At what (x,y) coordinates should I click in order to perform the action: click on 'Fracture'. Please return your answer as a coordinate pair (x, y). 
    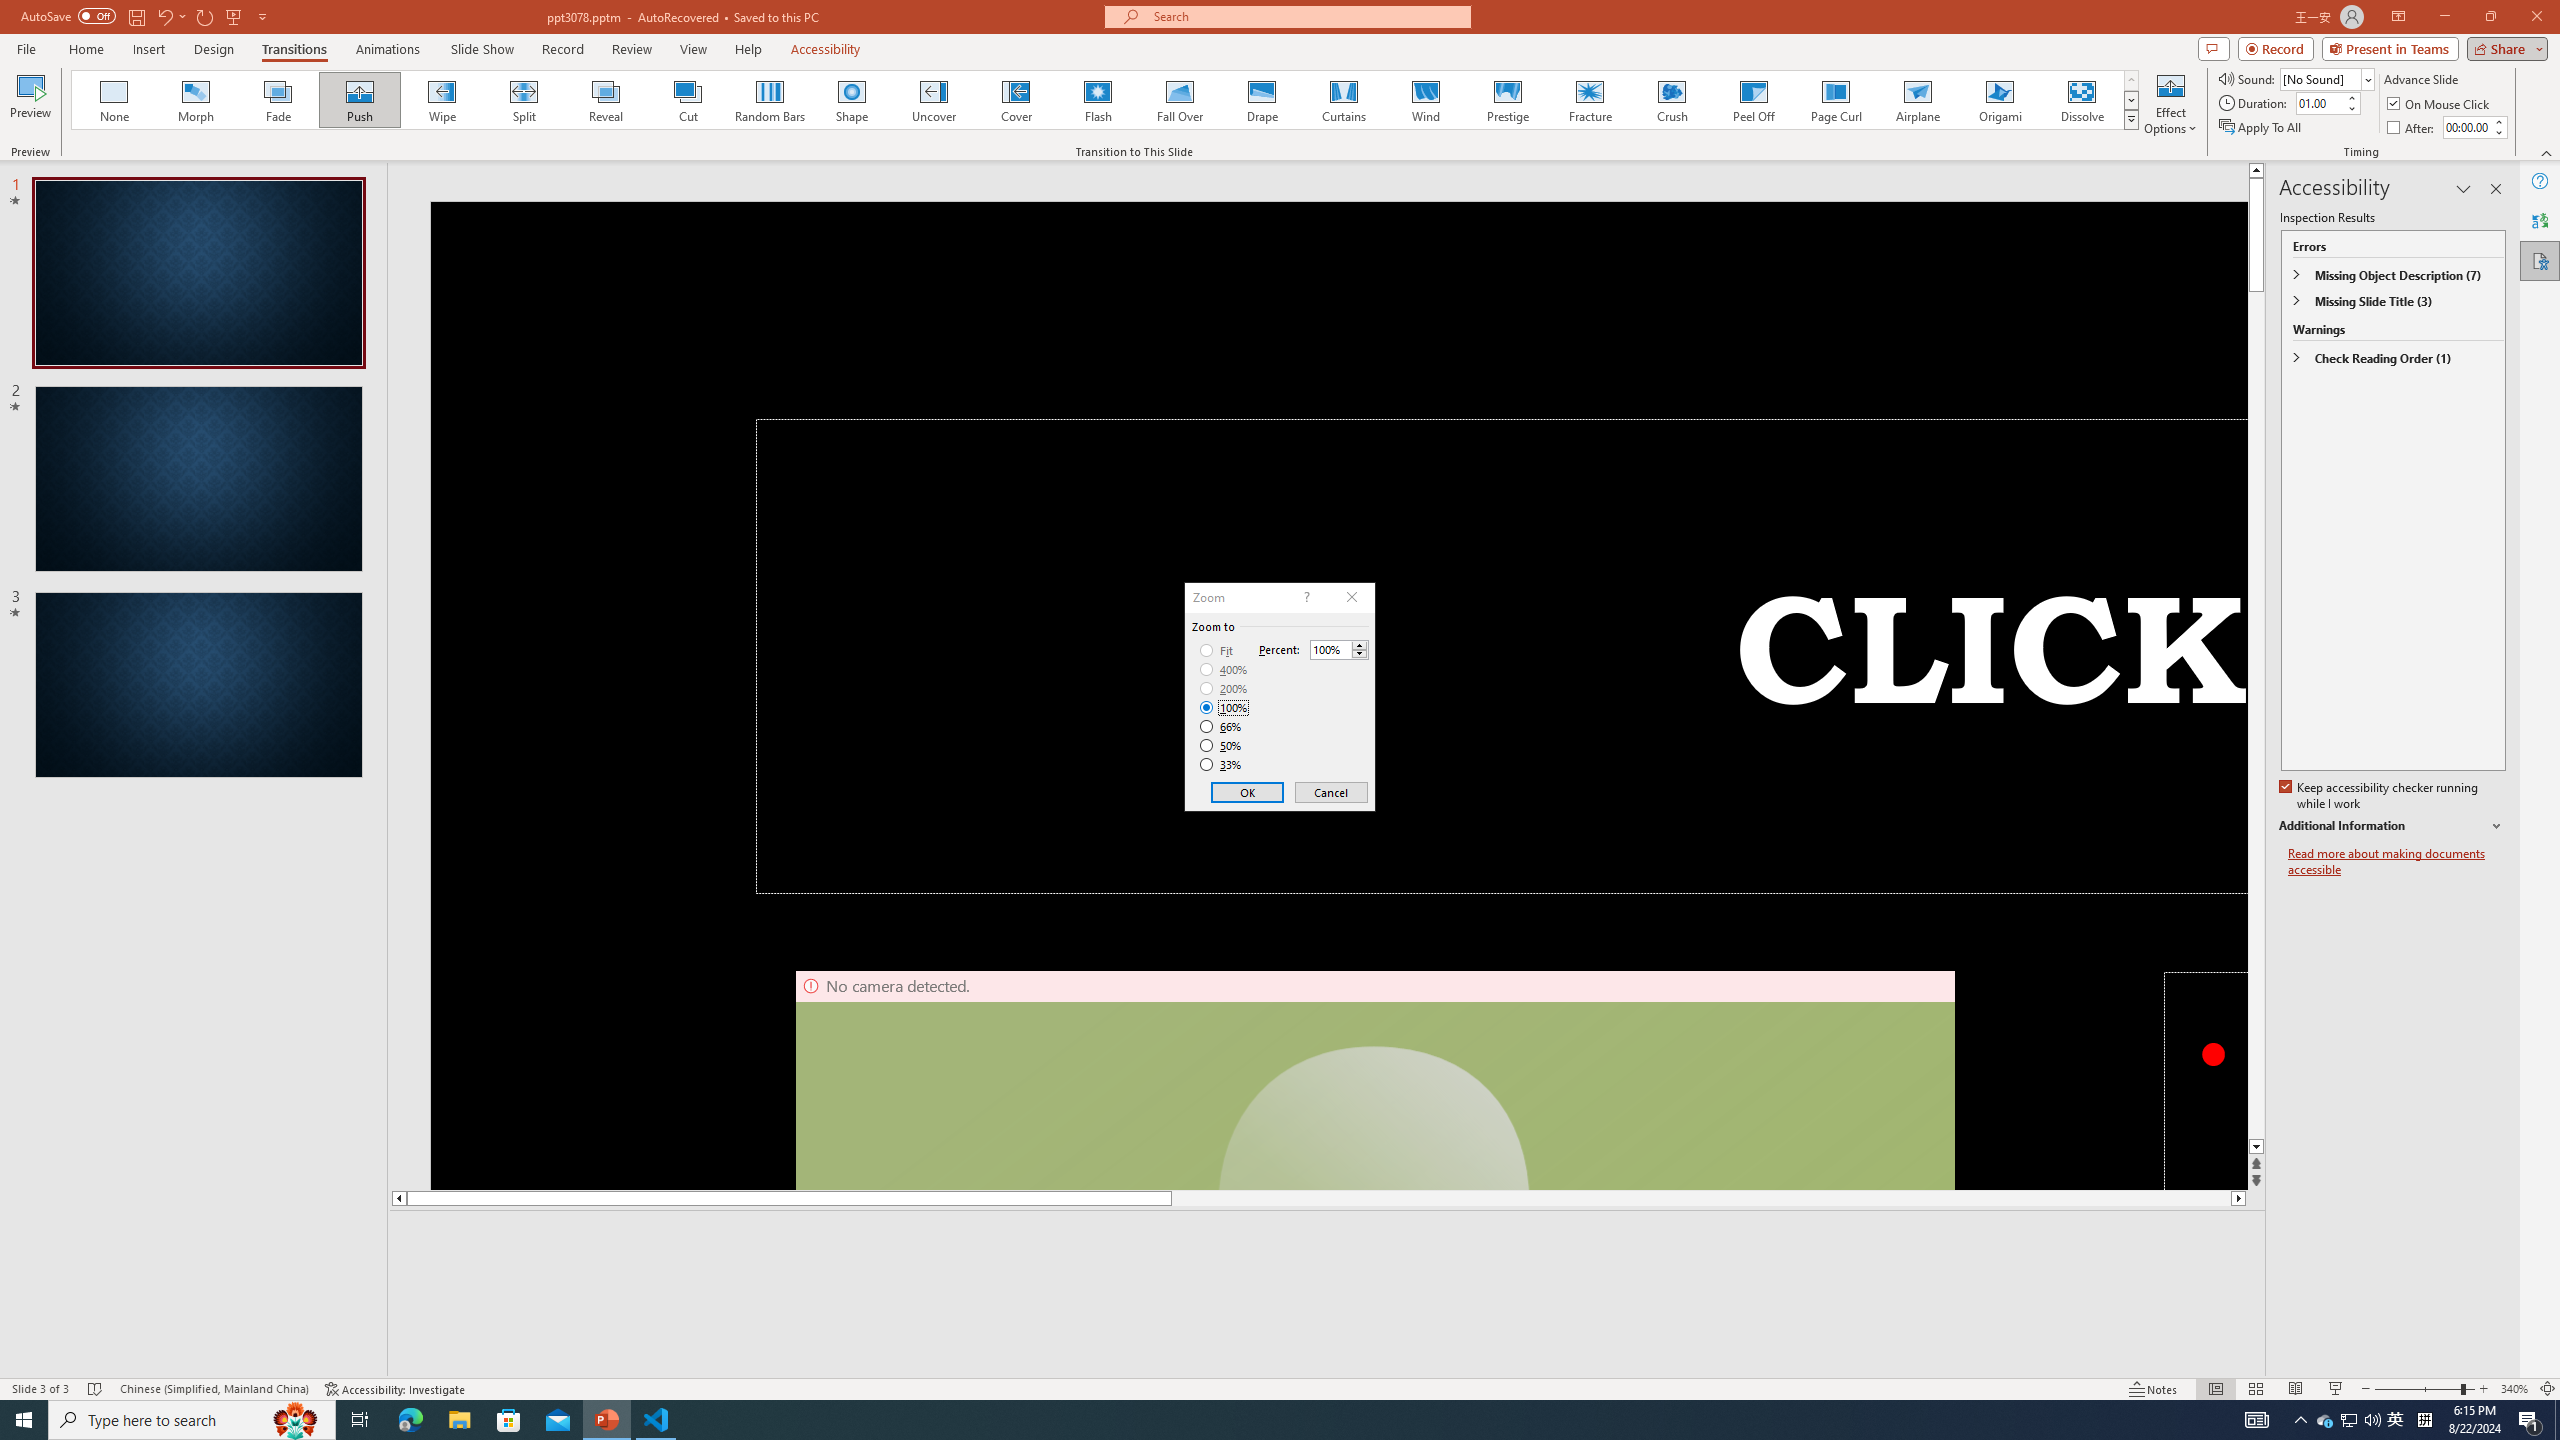
    Looking at the image, I should click on (1589, 99).